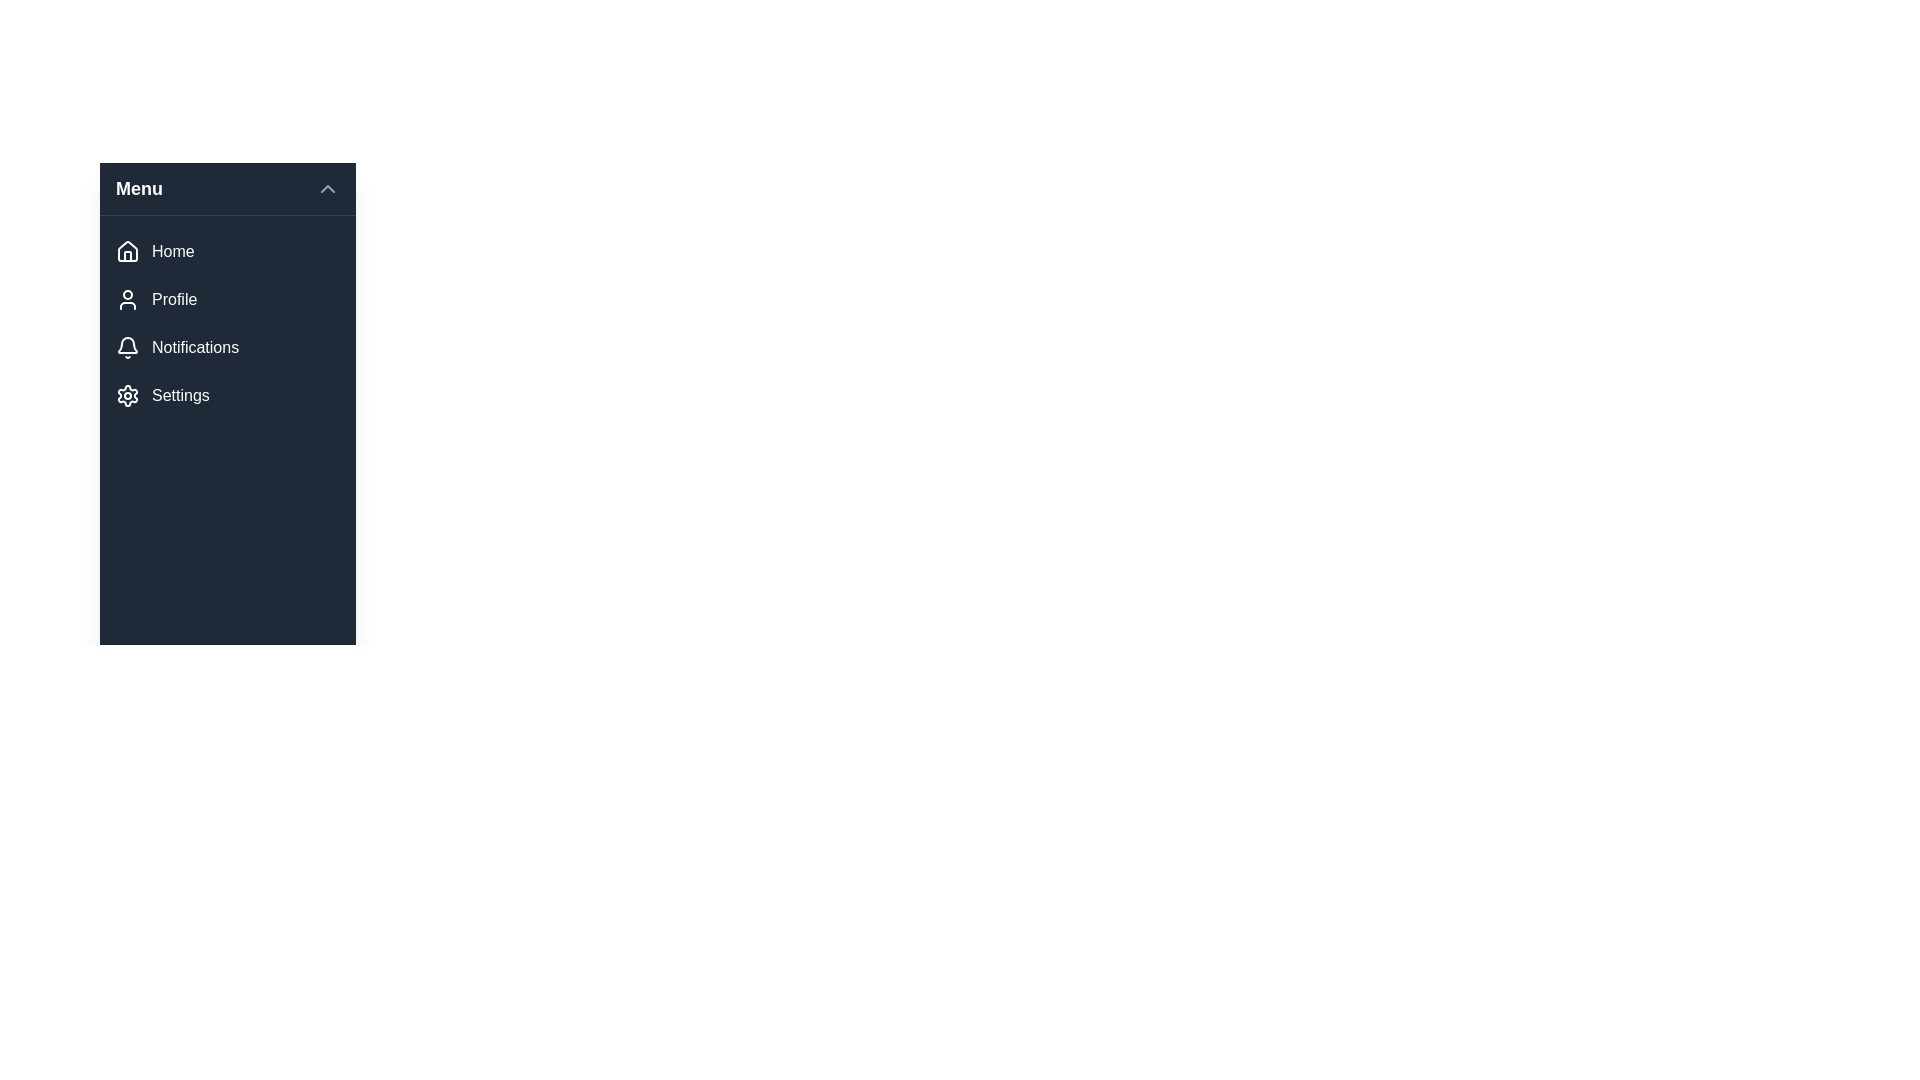 The width and height of the screenshot is (1920, 1080). I want to click on the 'Home' menu icon, which is the first item in the menu list, aligned with the 'Home' text label, so click(127, 250).